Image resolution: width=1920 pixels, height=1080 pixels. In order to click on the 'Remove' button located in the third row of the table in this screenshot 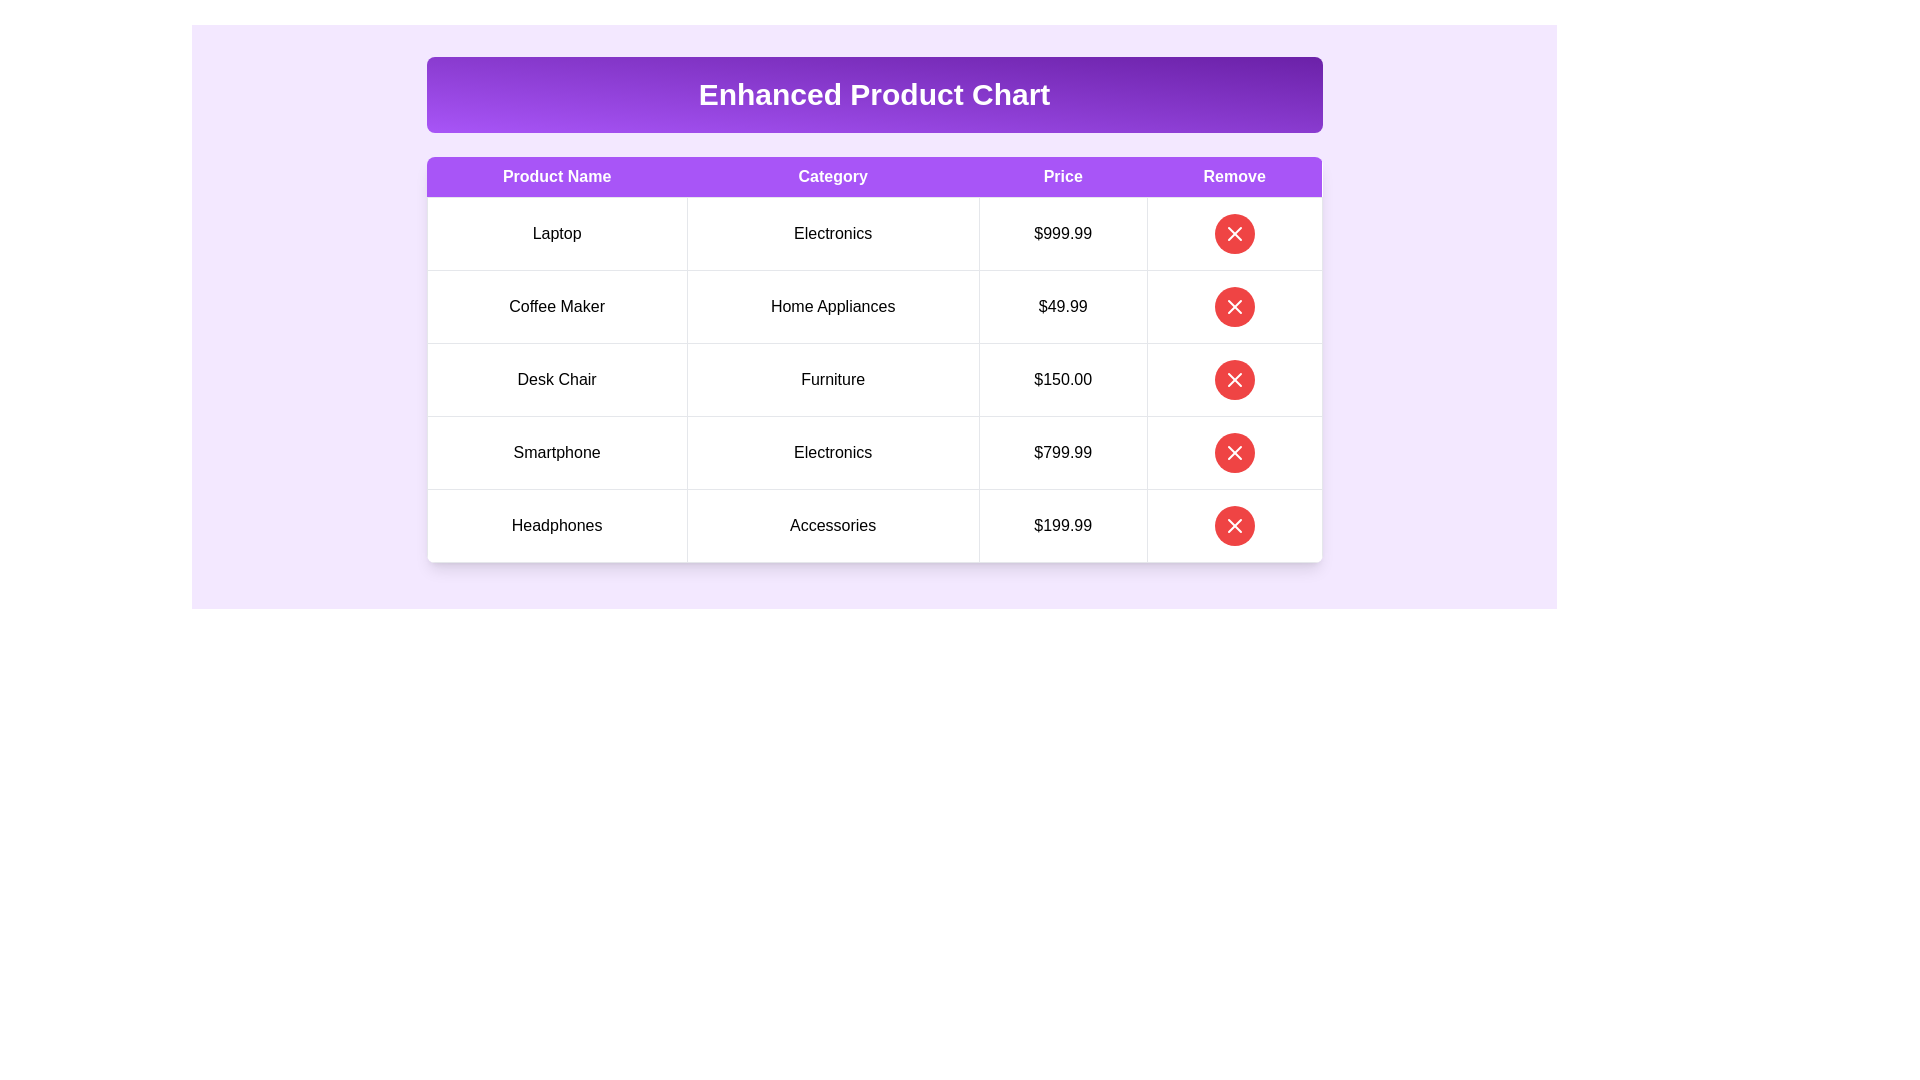, I will do `click(1233, 380)`.